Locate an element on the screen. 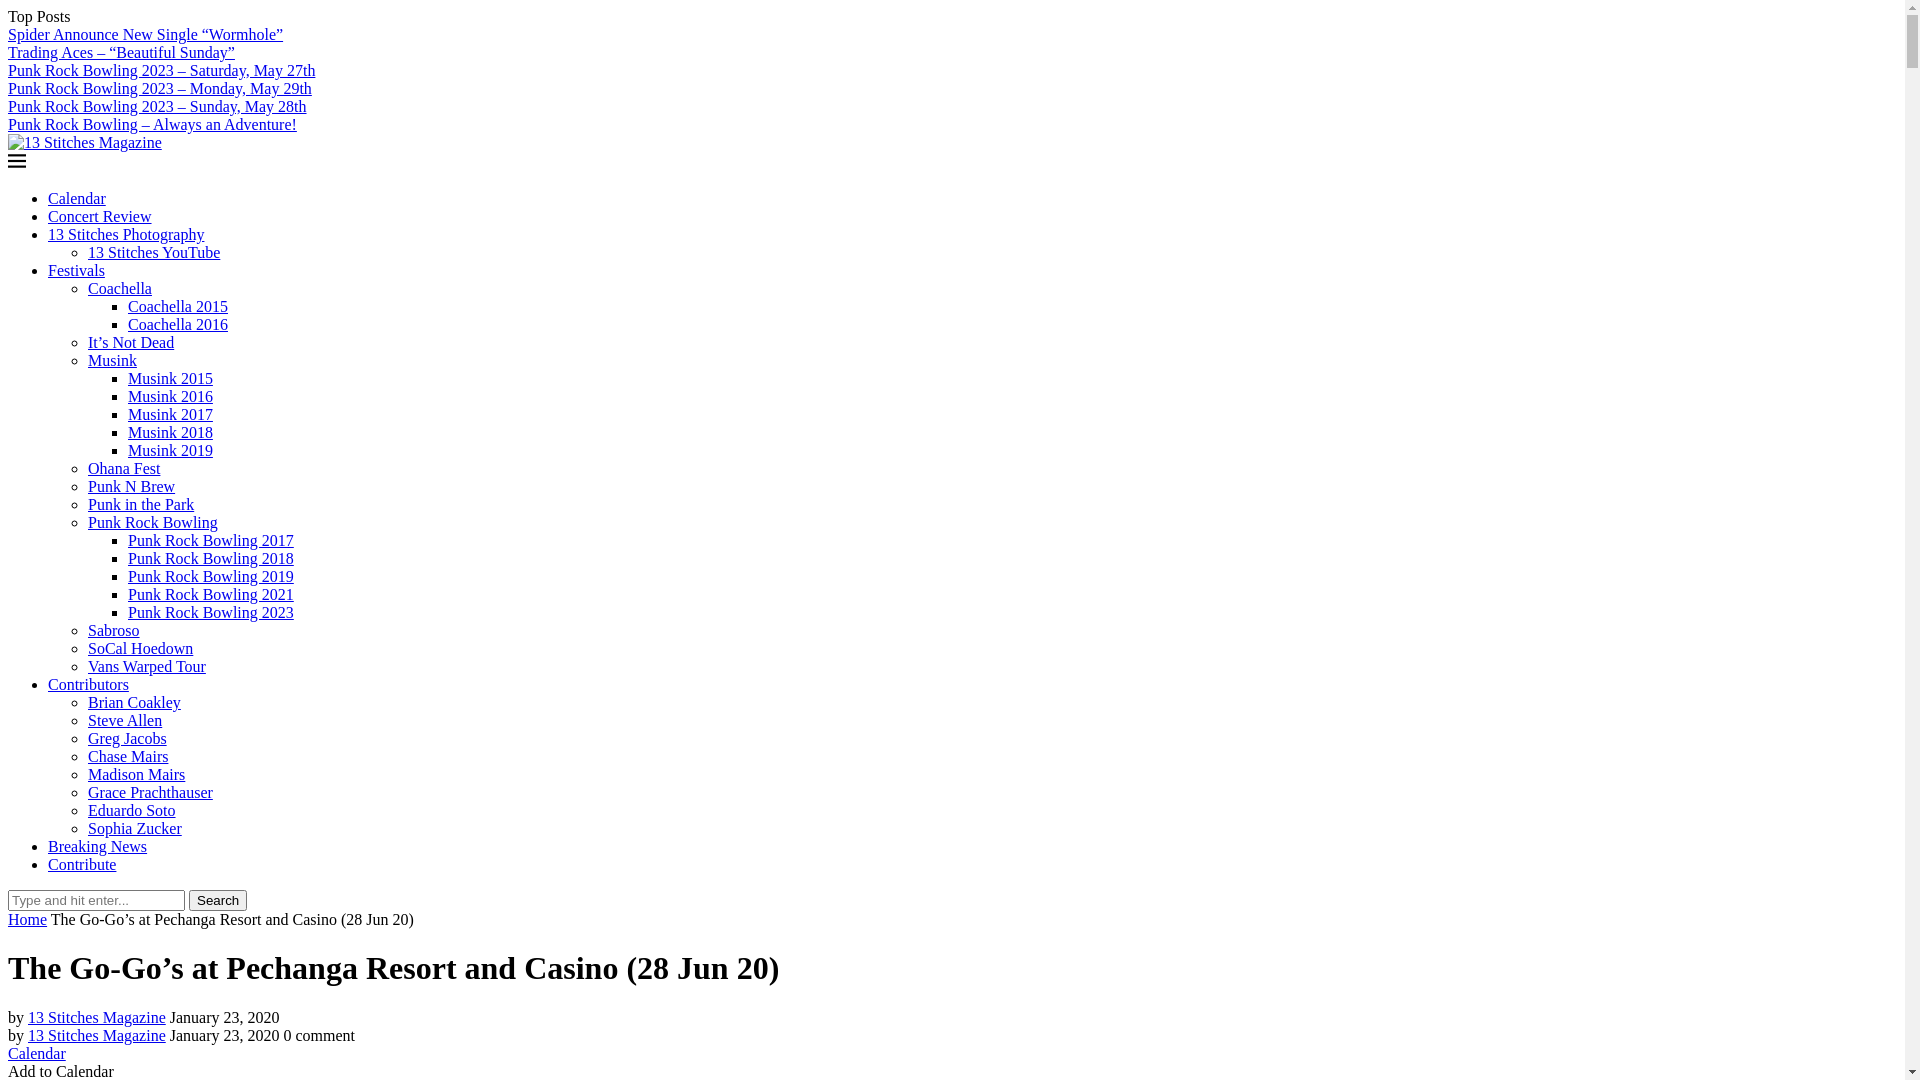  'Punk Rock Bowling 2017' is located at coordinates (211, 540).